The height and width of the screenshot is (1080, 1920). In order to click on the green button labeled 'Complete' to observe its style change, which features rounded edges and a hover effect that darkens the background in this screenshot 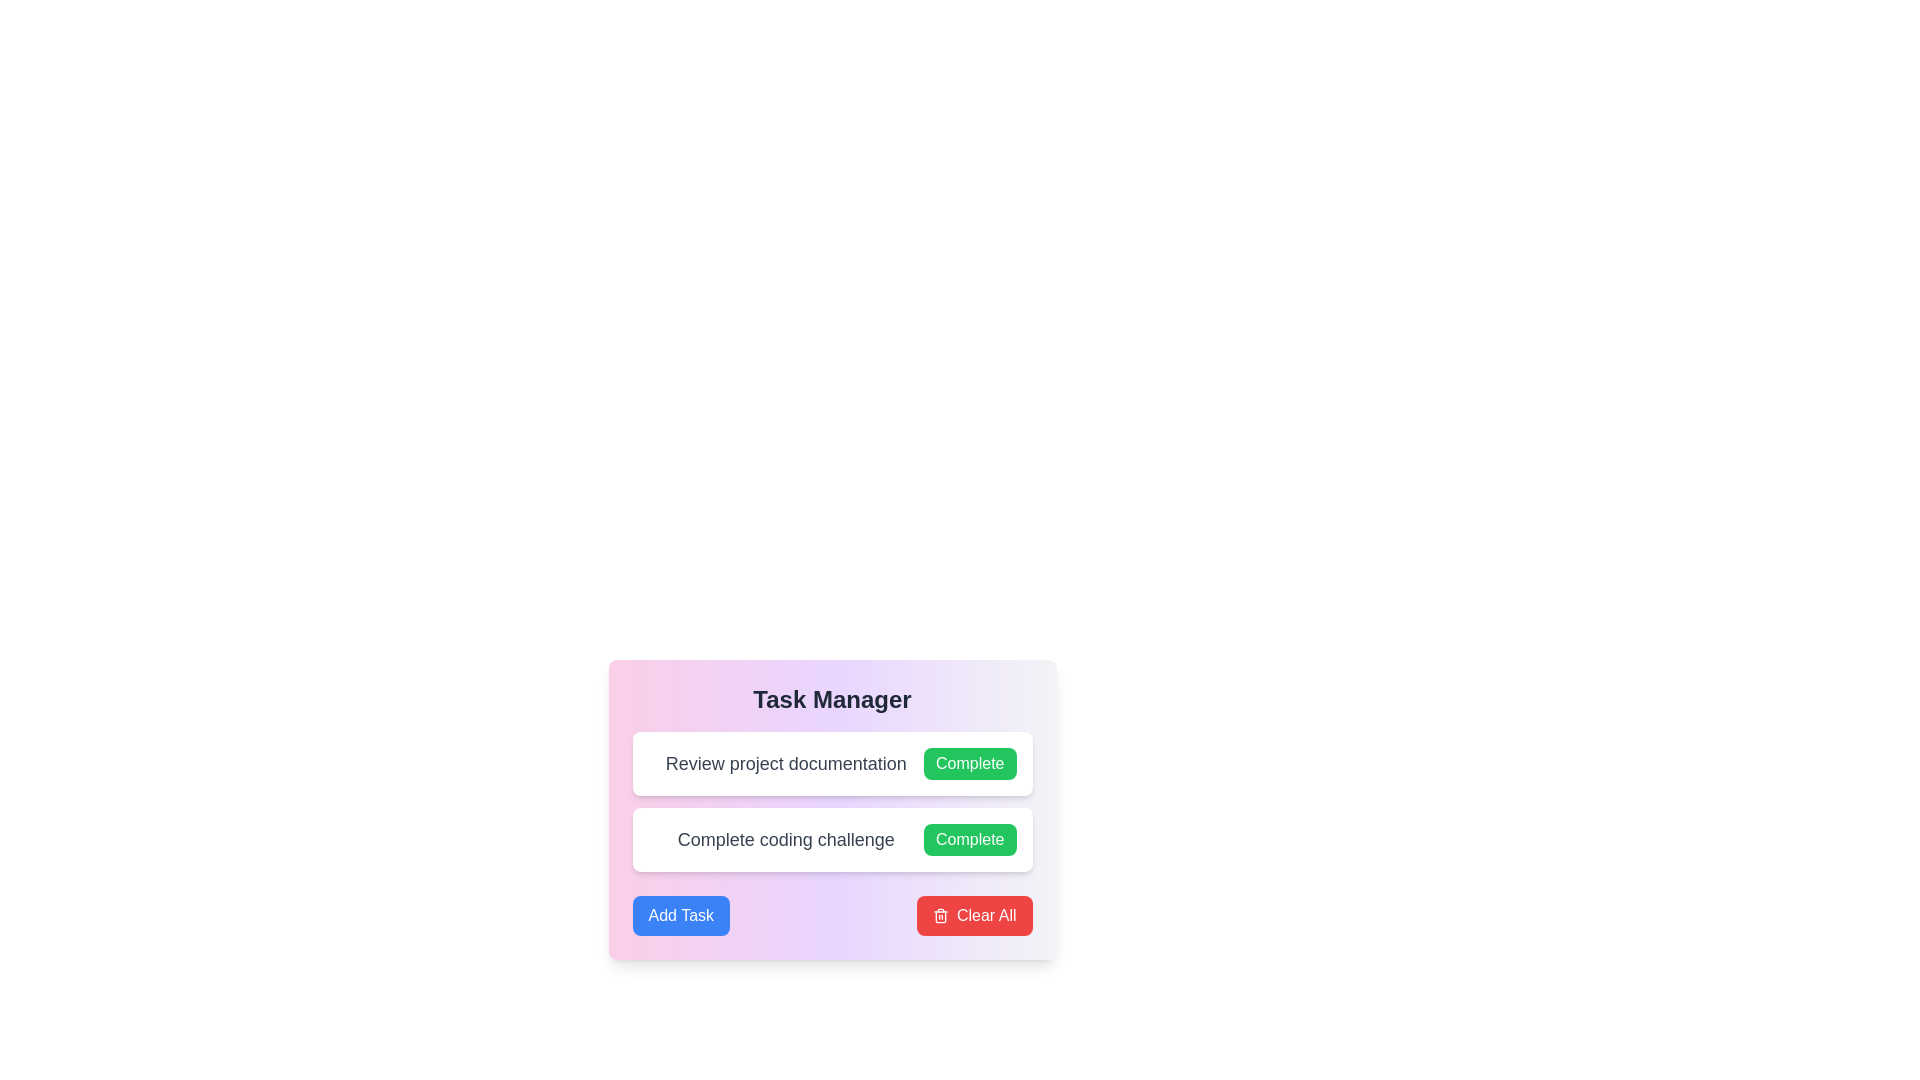, I will do `click(970, 763)`.